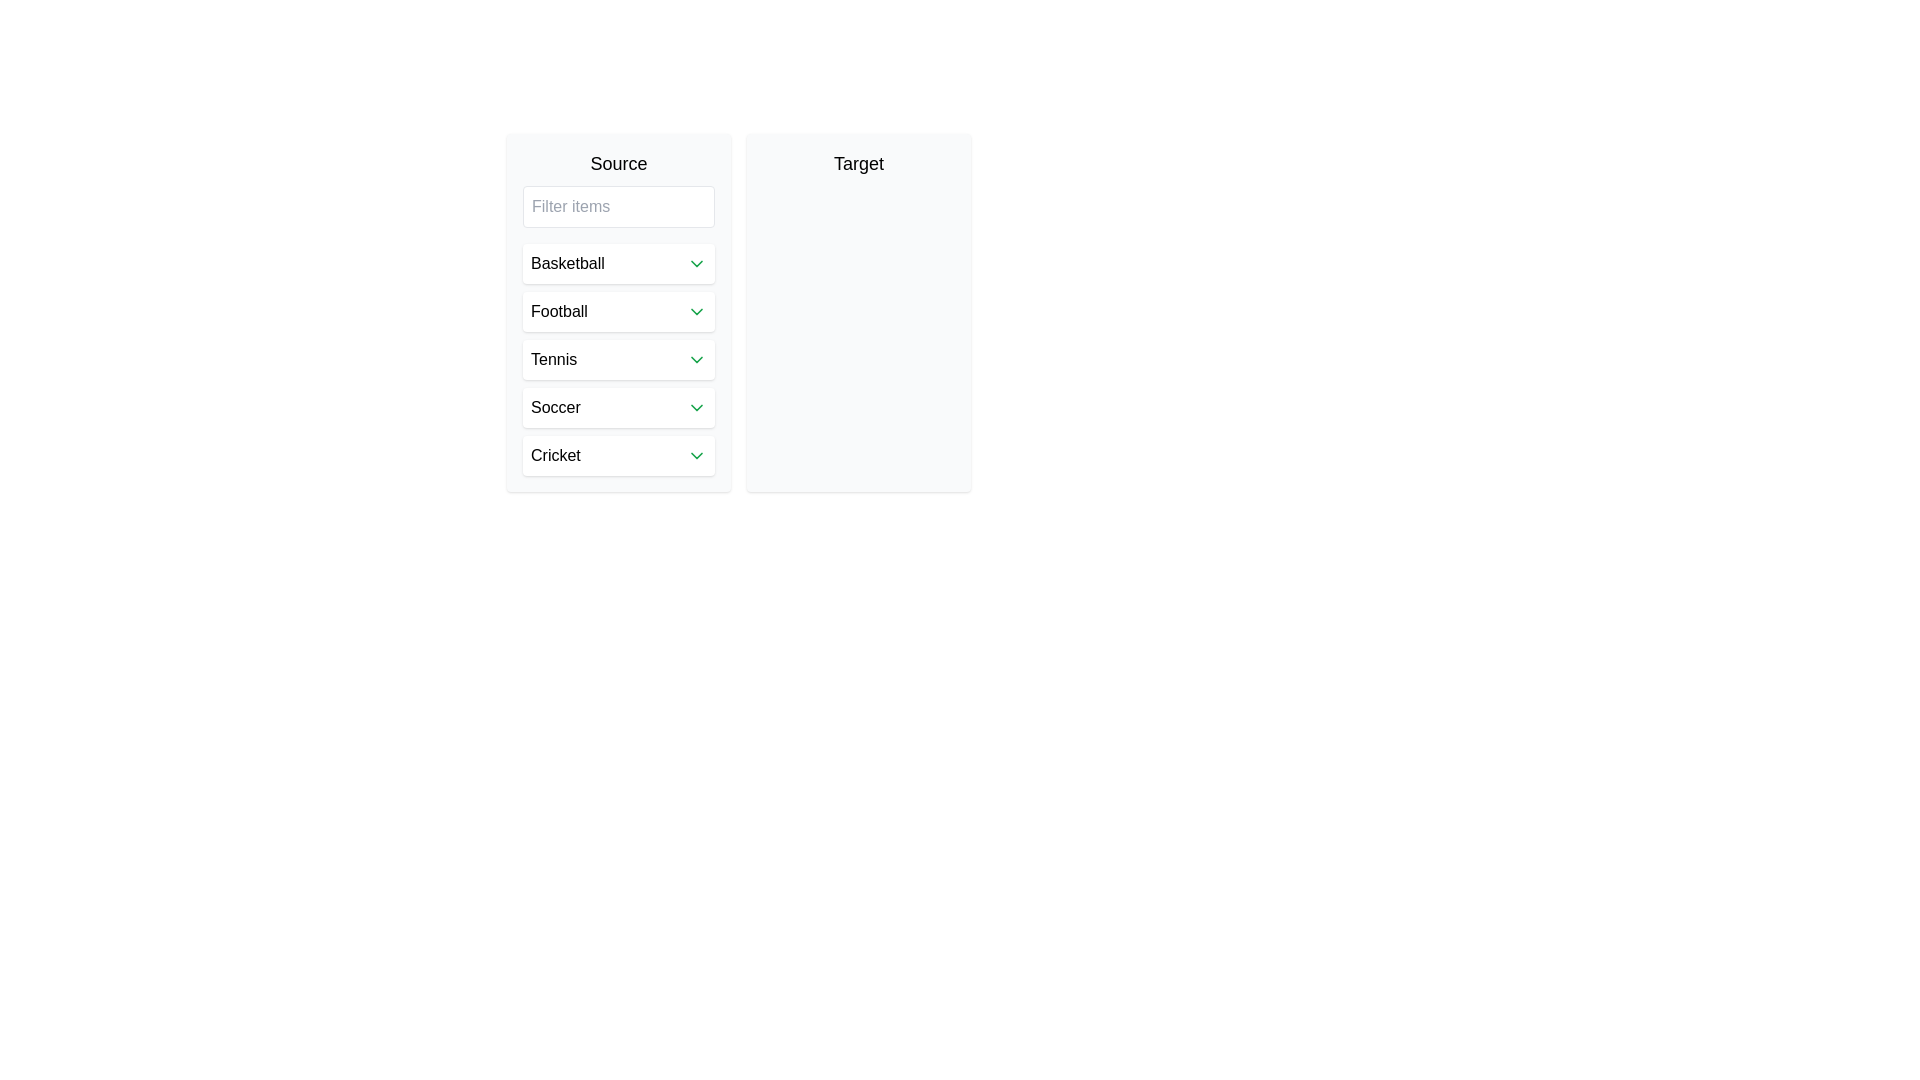 Image resolution: width=1920 pixels, height=1080 pixels. Describe the element at coordinates (566, 262) in the screenshot. I see `the 'Basketball' text label in the first row of the 'Source' list` at that location.